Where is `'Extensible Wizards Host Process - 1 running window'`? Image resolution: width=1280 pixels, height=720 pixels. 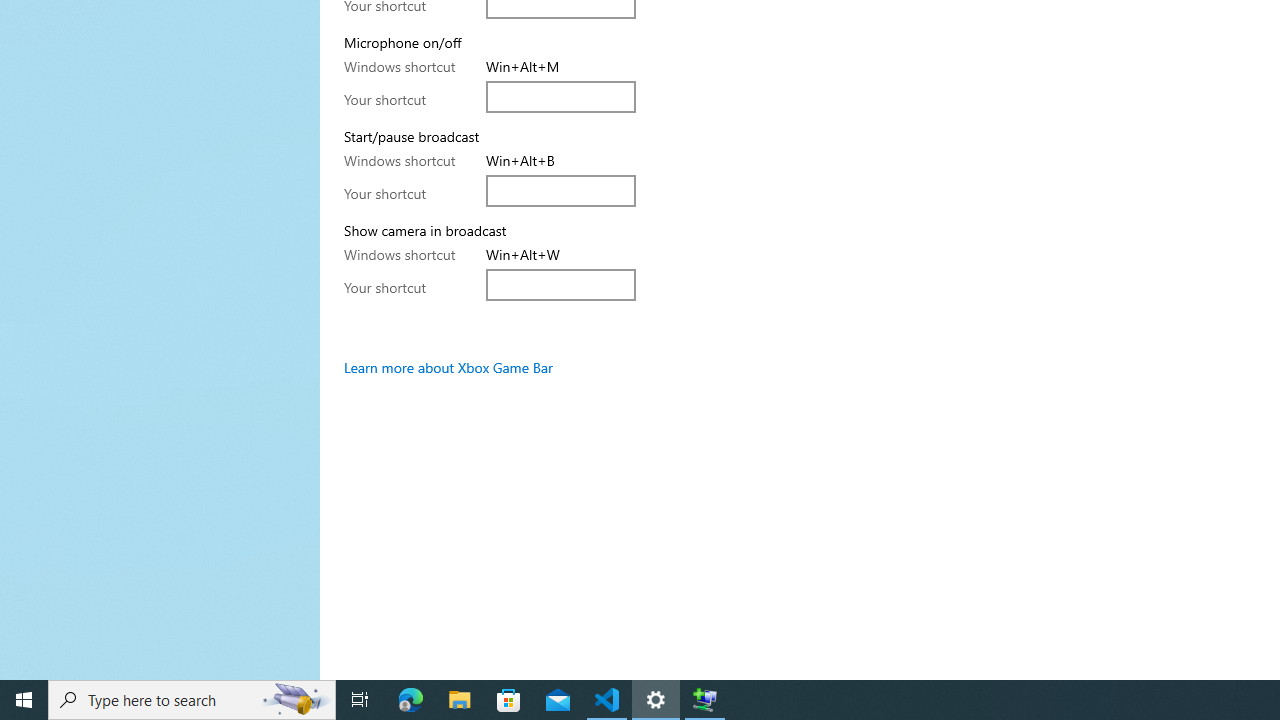 'Extensible Wizards Host Process - 1 running window' is located at coordinates (705, 698).